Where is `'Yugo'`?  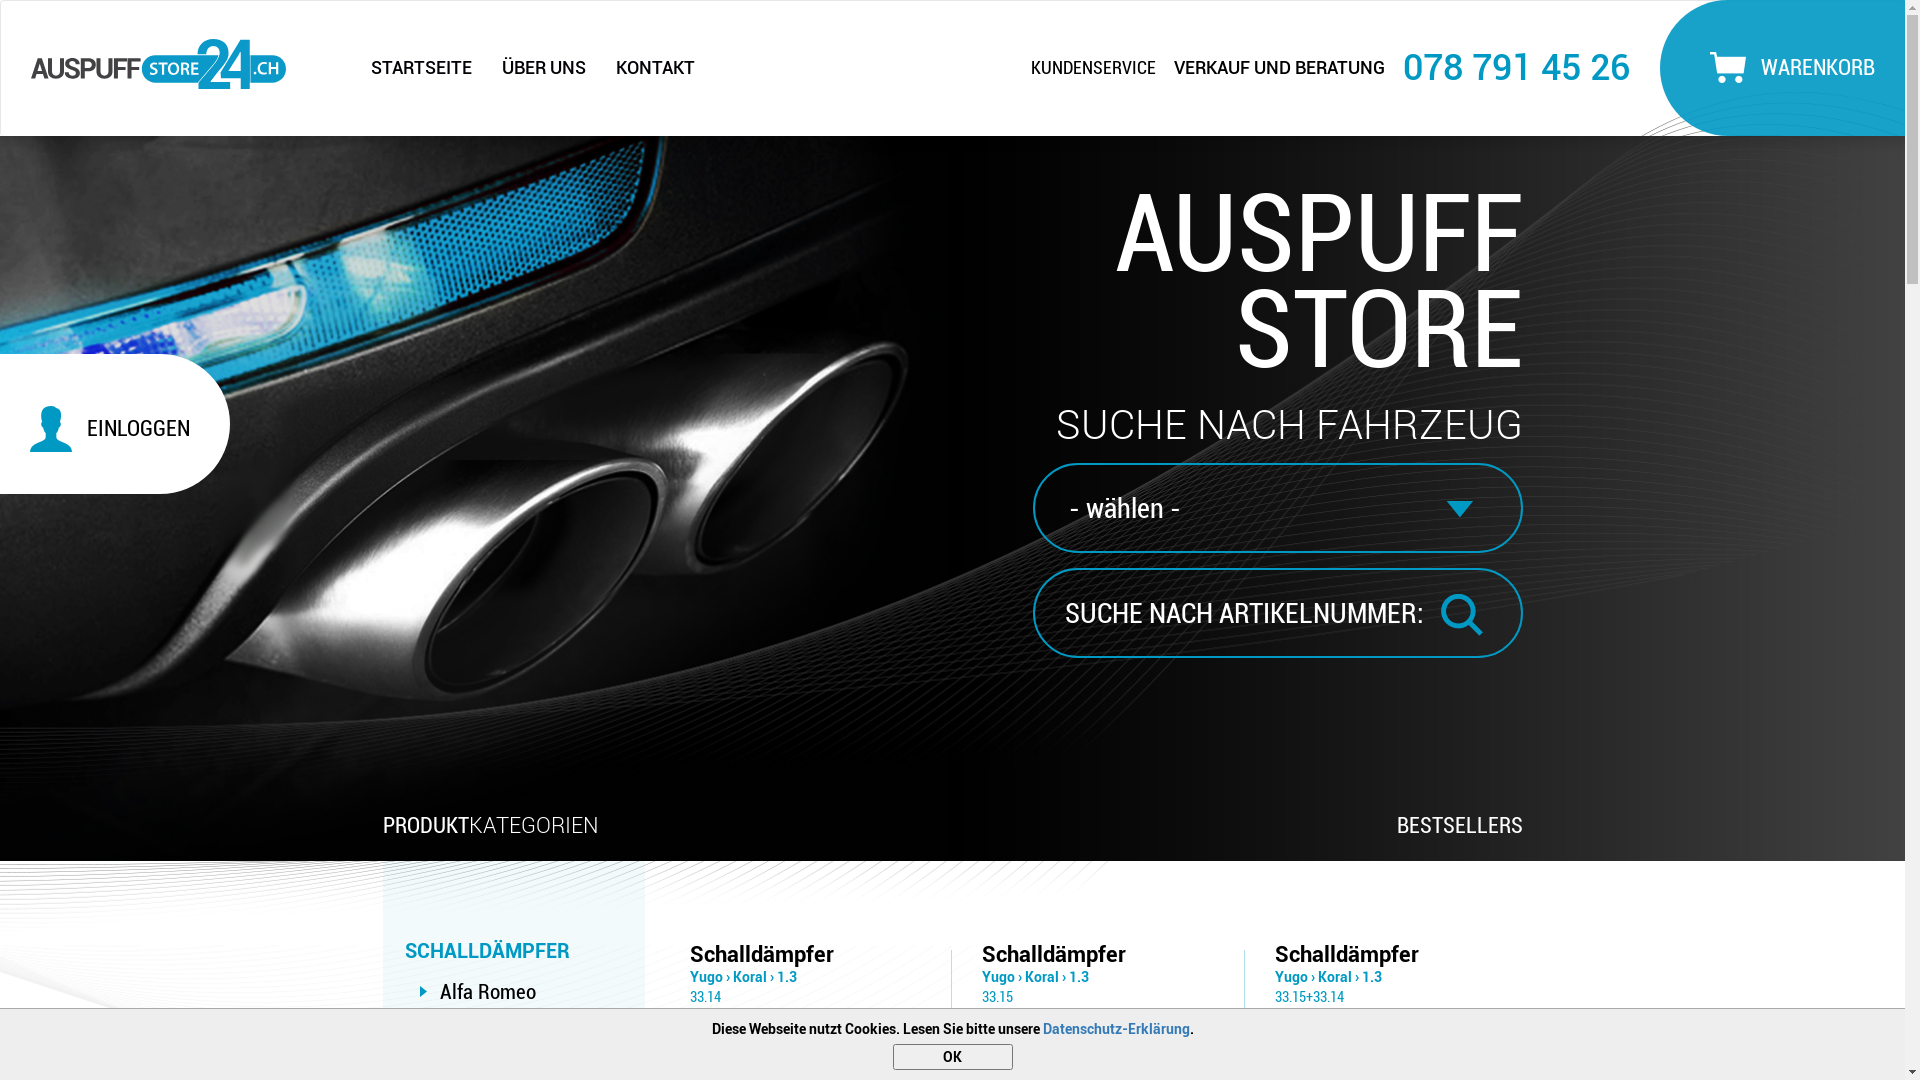
'Yugo' is located at coordinates (1291, 975).